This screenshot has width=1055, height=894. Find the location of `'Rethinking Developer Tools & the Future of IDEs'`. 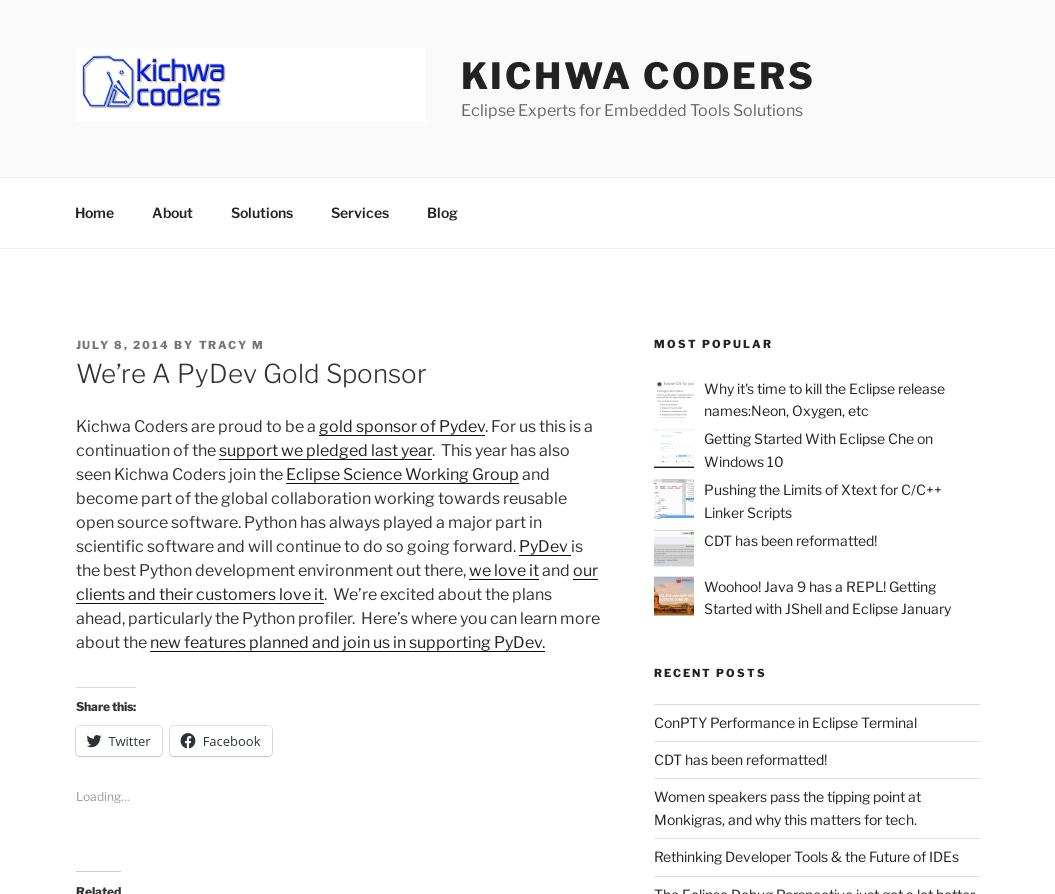

'Rethinking Developer Tools & the Future of IDEs' is located at coordinates (805, 855).